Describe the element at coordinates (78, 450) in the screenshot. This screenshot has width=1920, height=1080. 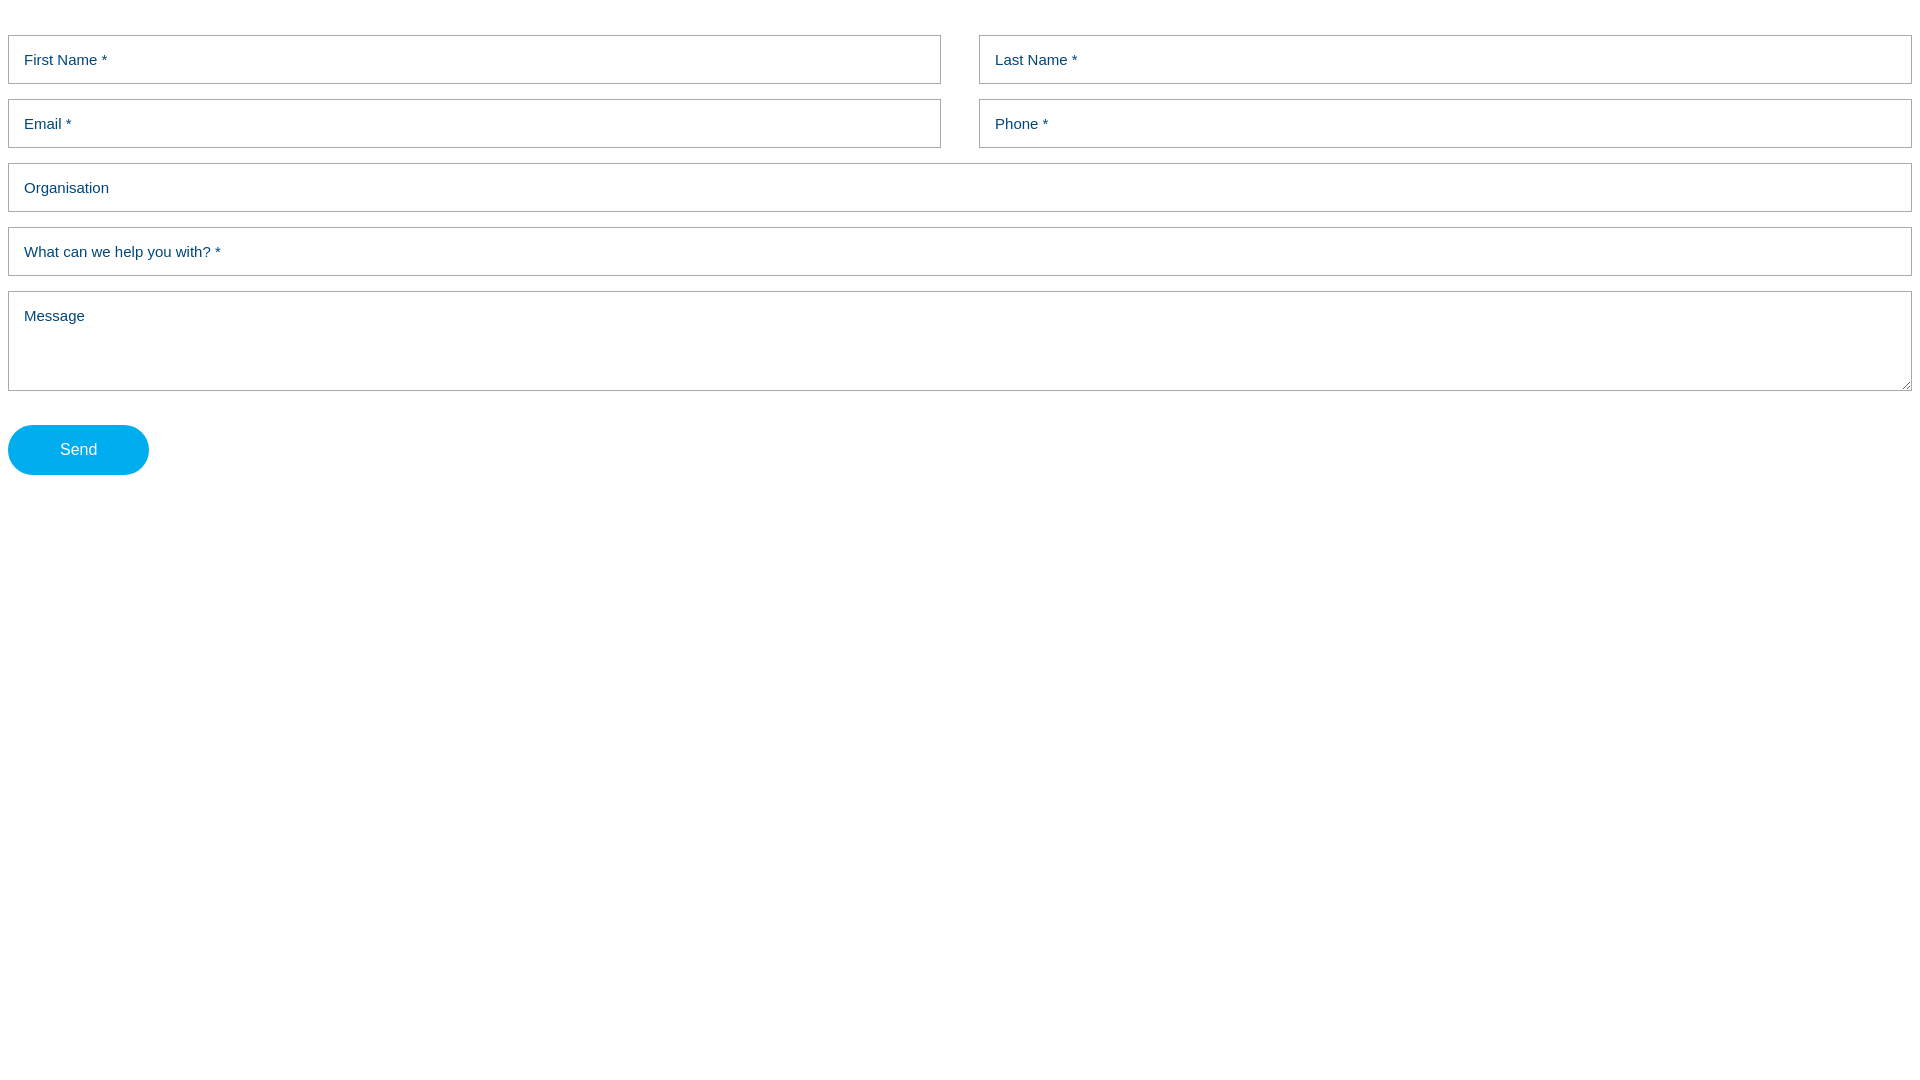
I see `'Send'` at that location.